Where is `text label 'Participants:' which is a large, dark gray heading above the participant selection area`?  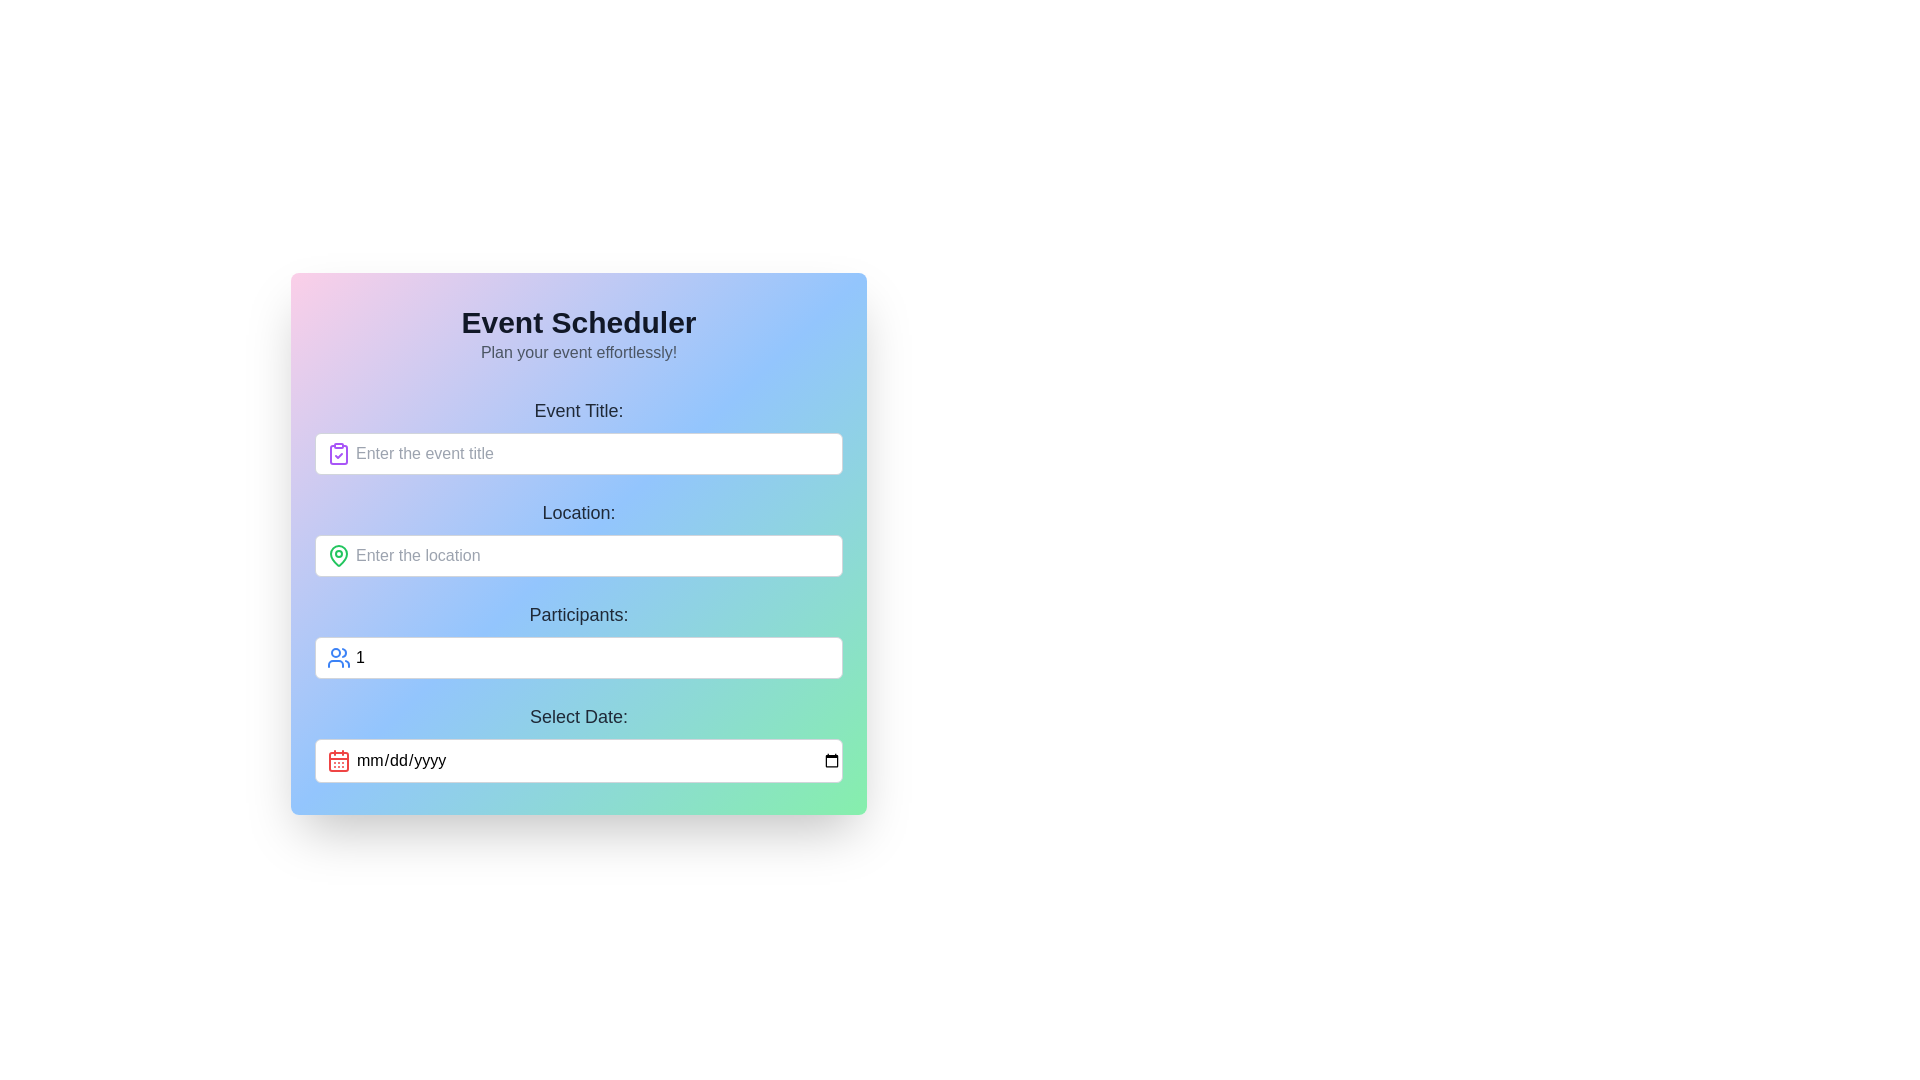
text label 'Participants:' which is a large, dark gray heading above the participant selection area is located at coordinates (578, 613).